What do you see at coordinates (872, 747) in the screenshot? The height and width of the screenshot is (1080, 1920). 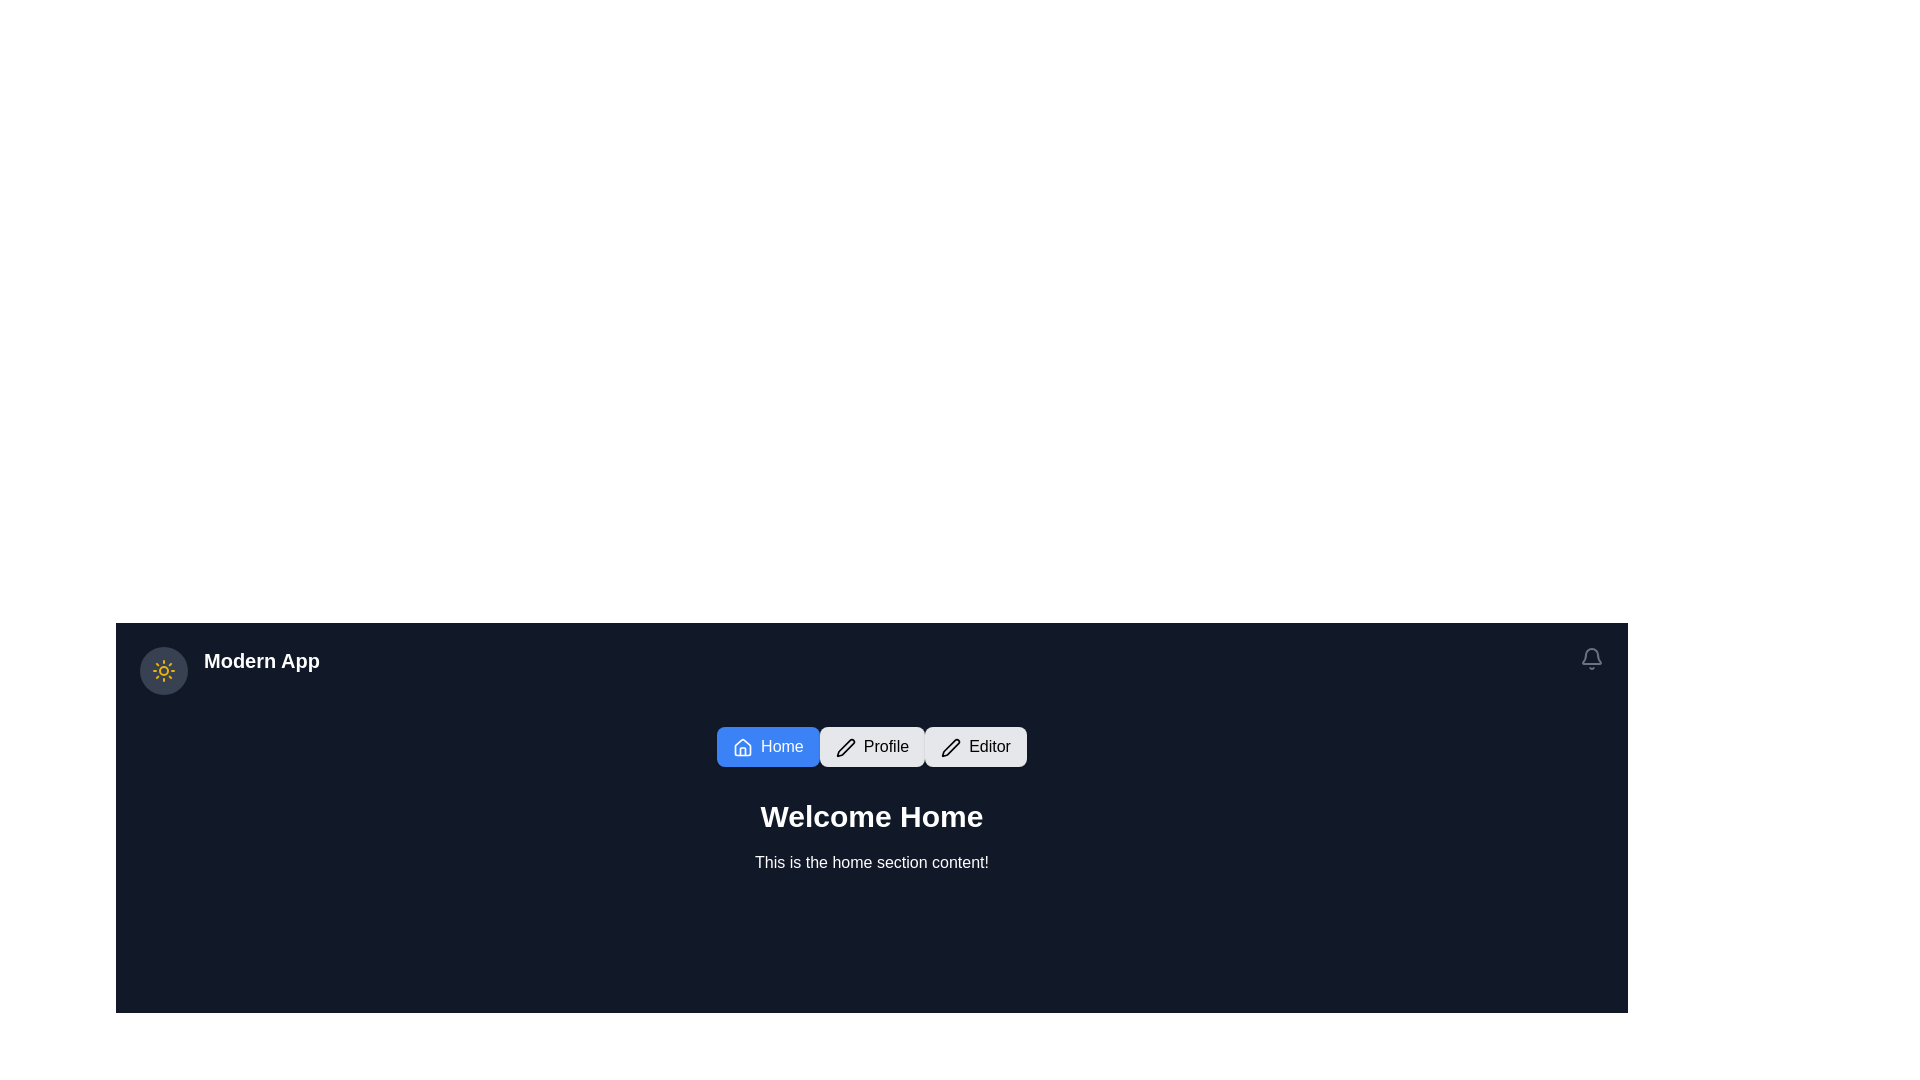 I see `the 'Profile' button located as the second item in the horizontal navigation bar` at bounding box center [872, 747].